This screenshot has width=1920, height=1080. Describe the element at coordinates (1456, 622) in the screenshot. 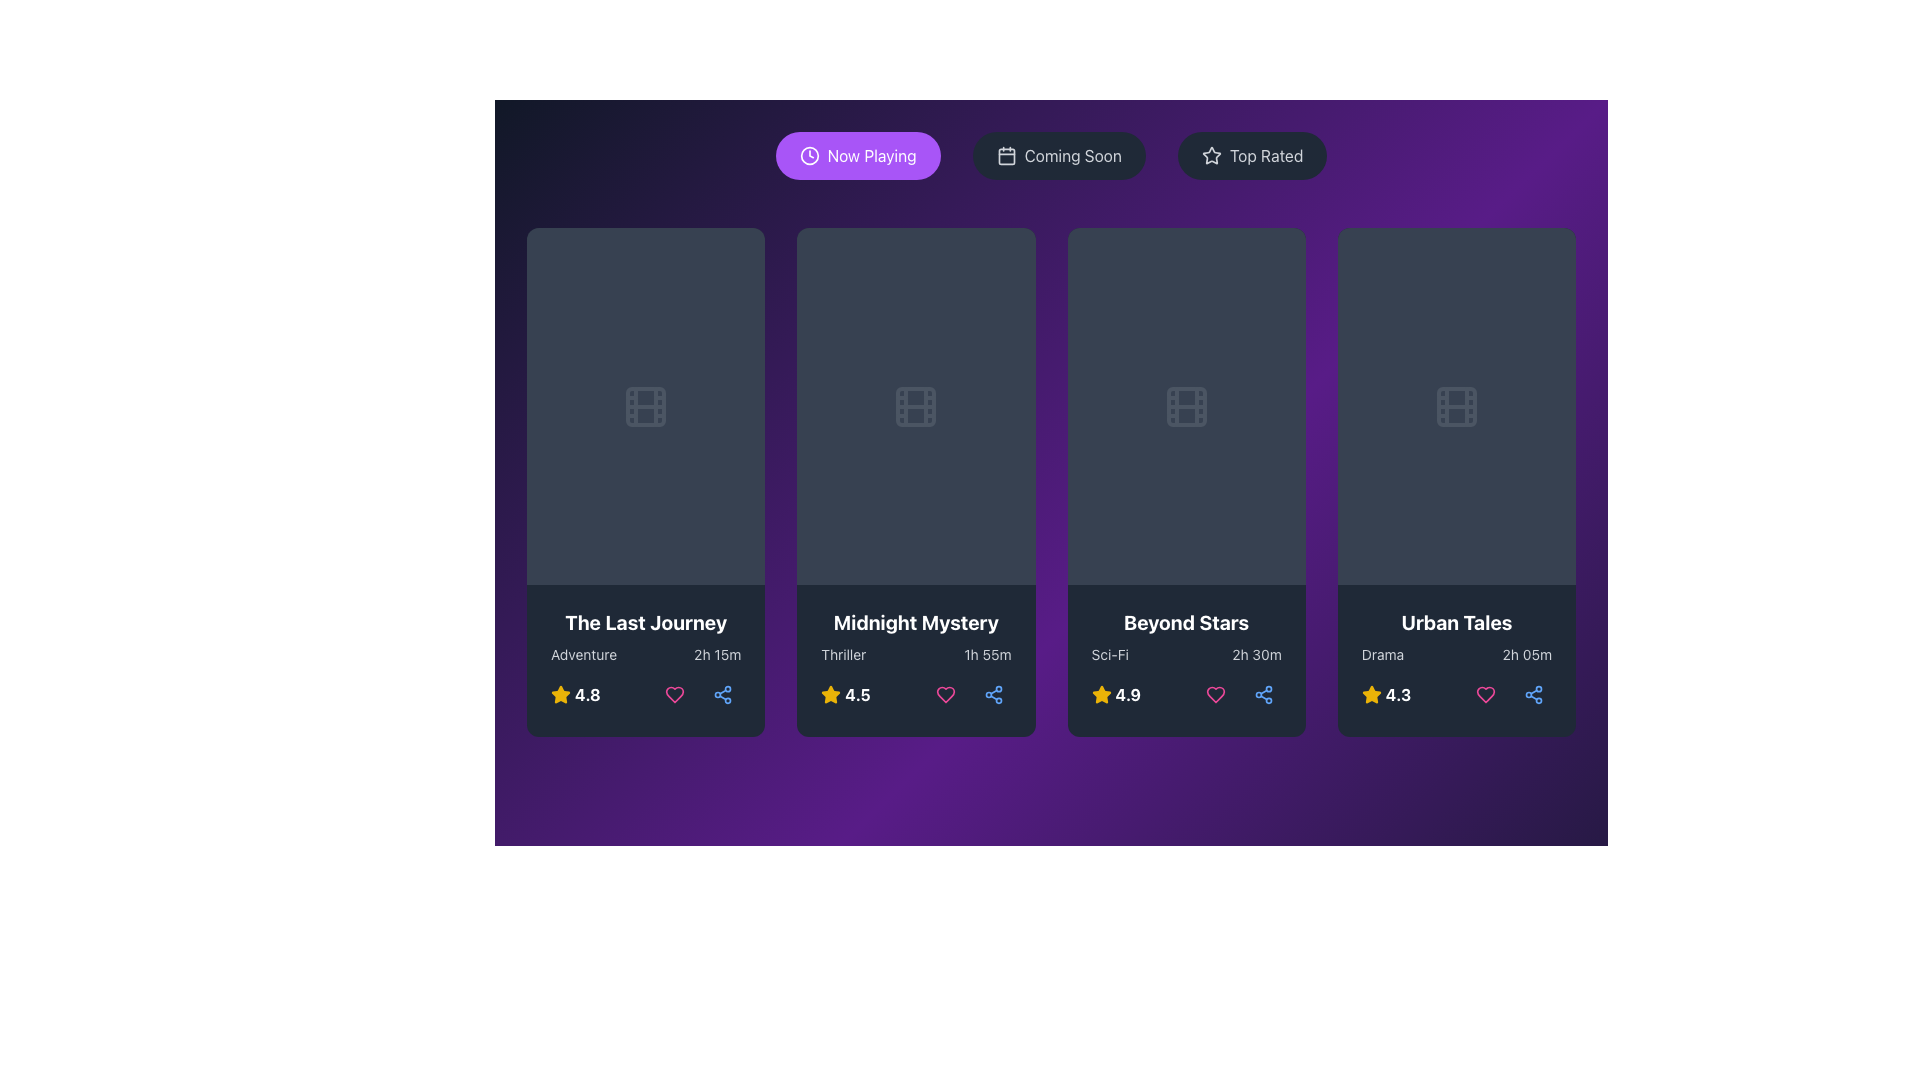

I see `text label 'Urban Tales' which is prominently displayed in bold white letters at the top of the fourth card in a grid layout` at that location.